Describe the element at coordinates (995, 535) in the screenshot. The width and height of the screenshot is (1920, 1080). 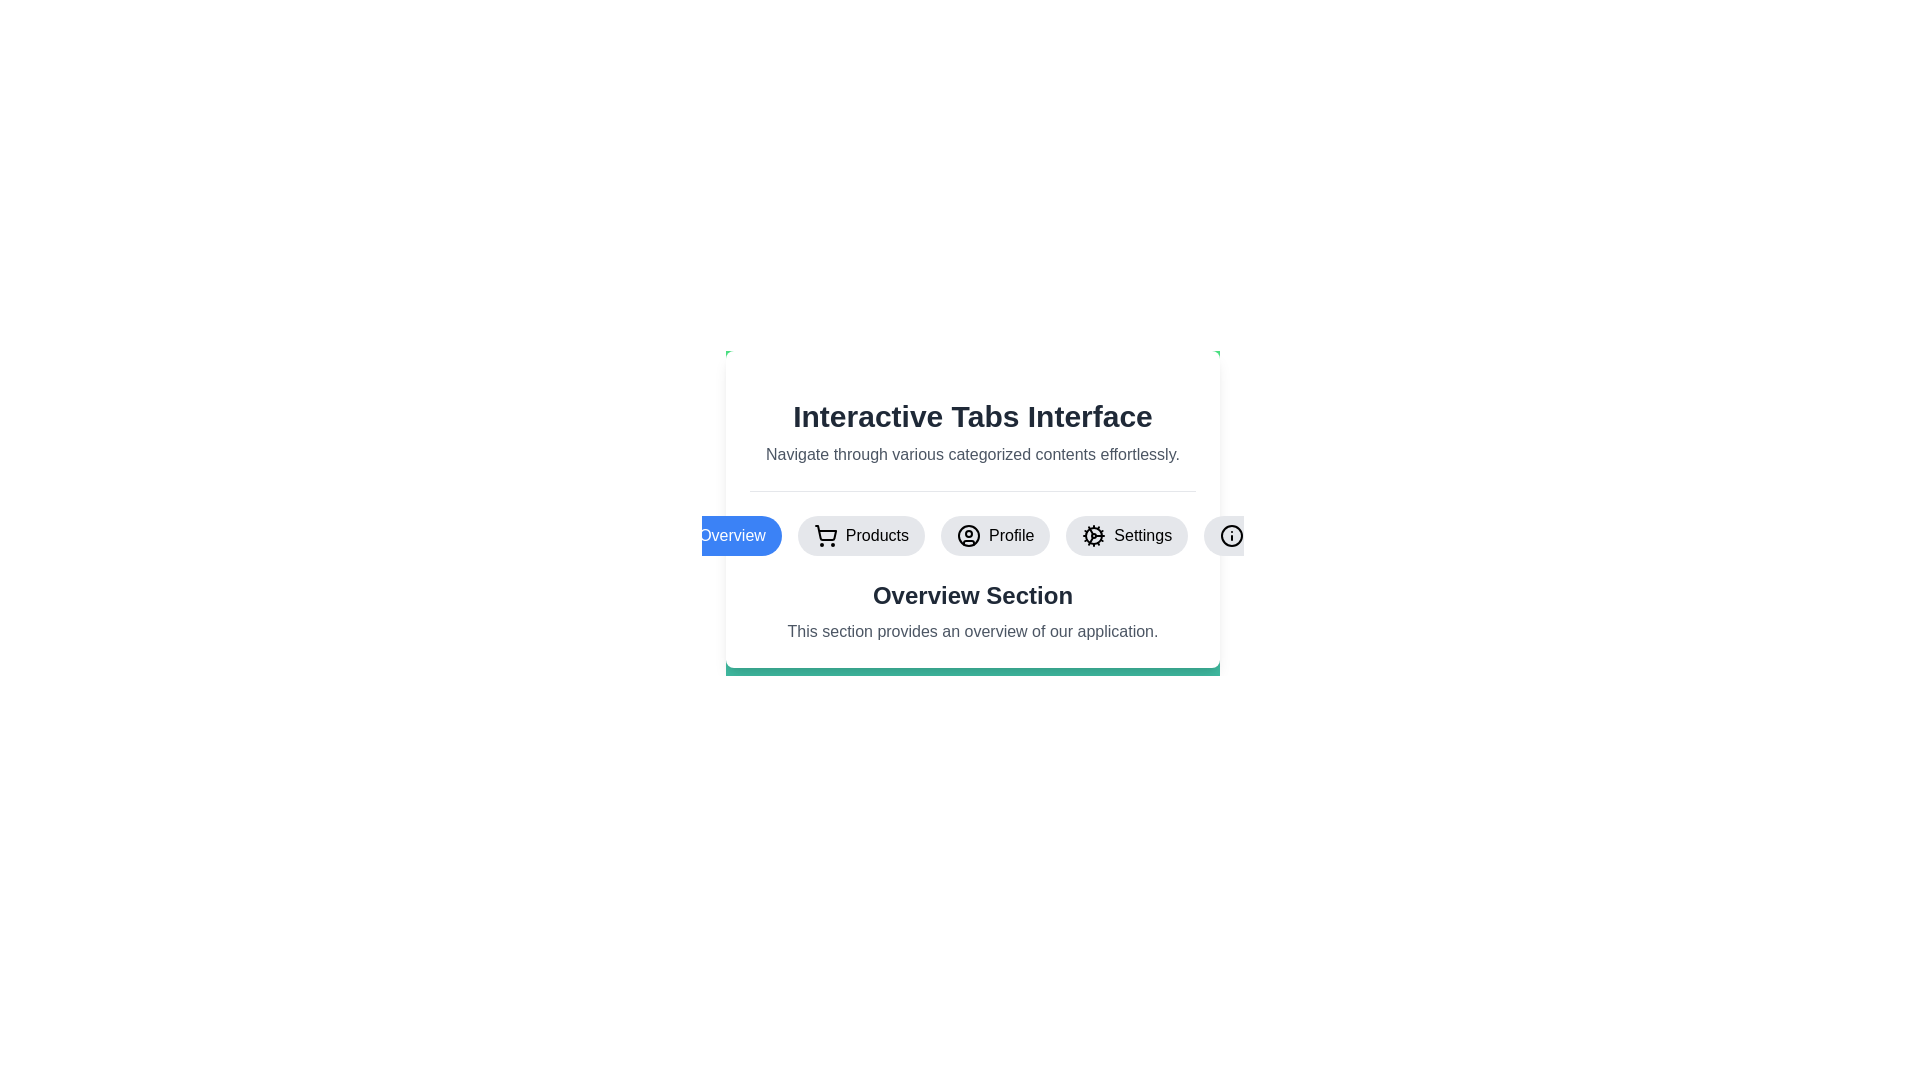
I see `the 'Profile' button with rounded edges and a light gray background located` at that location.